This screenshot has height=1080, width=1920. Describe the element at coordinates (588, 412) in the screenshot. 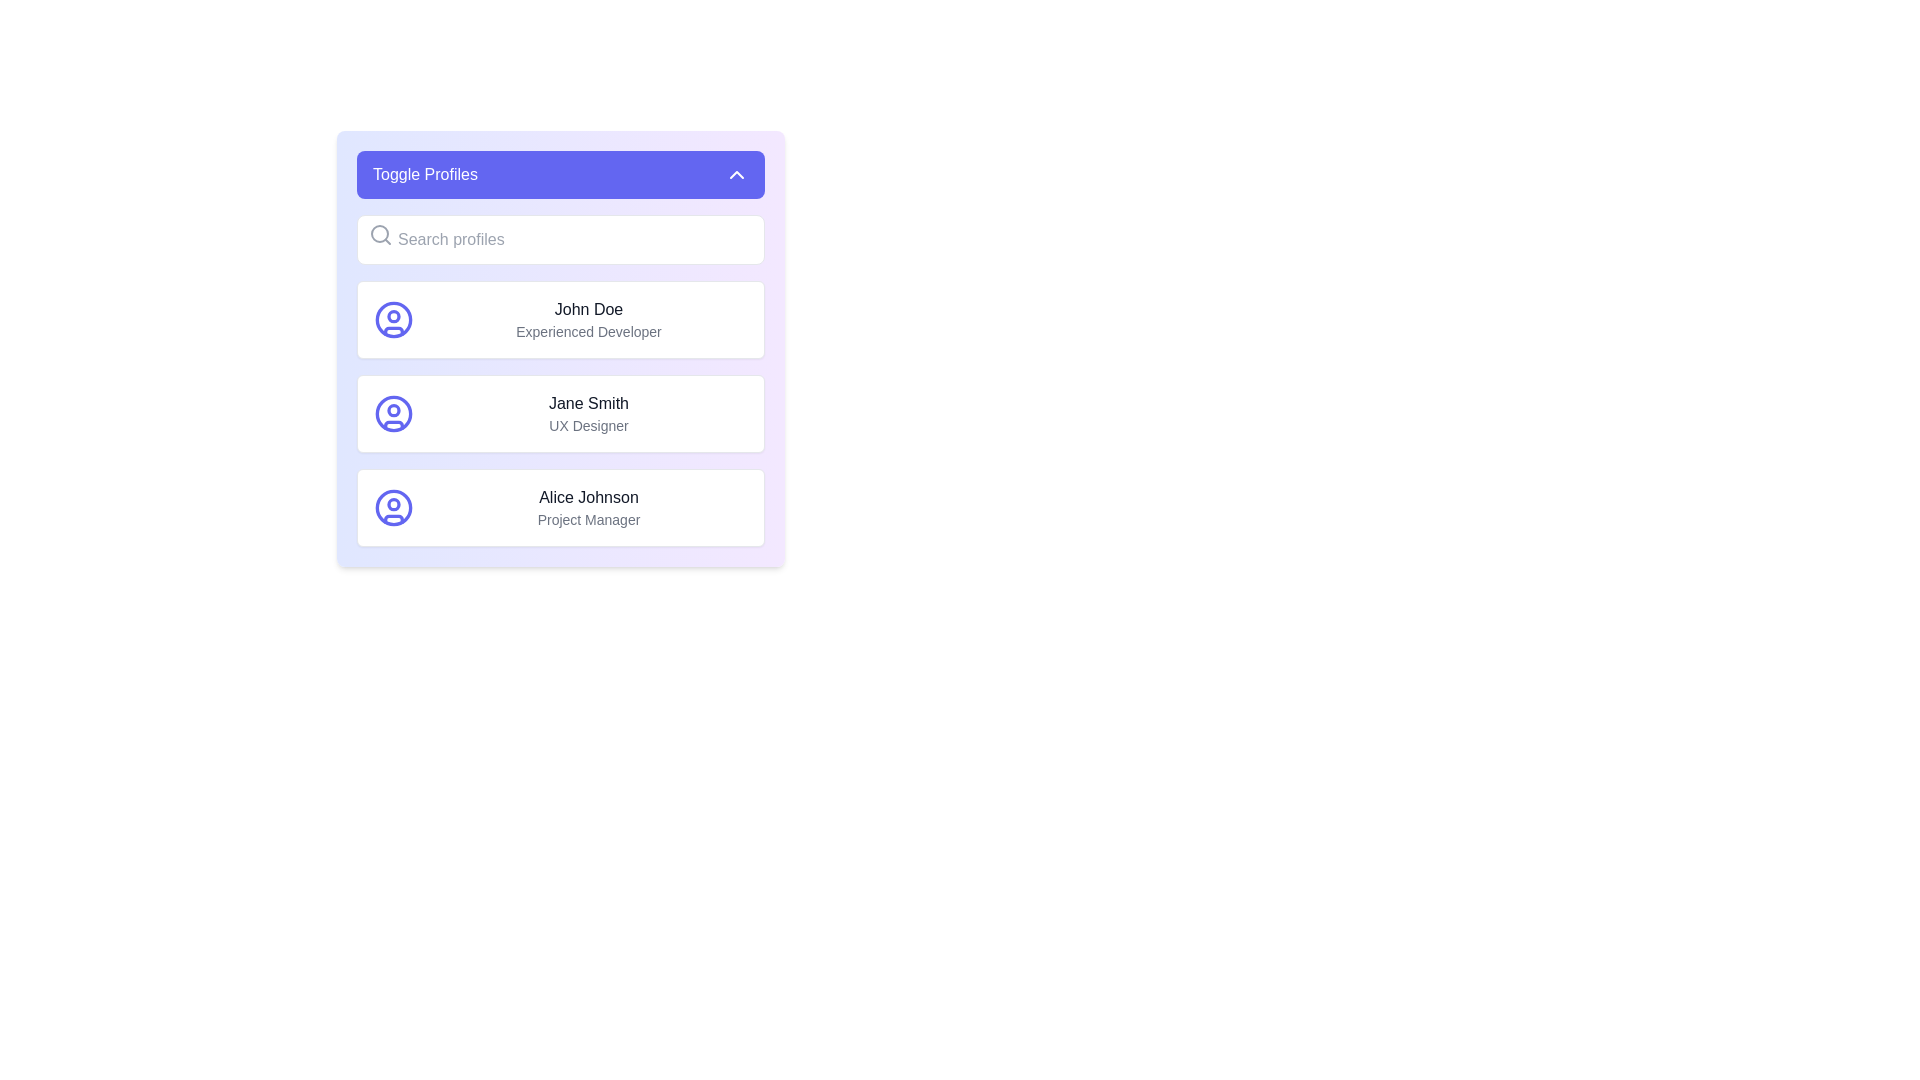

I see `the text label displaying 'Jane Smith' and 'UX Designer' located in the middle card of the profile cards list` at that location.